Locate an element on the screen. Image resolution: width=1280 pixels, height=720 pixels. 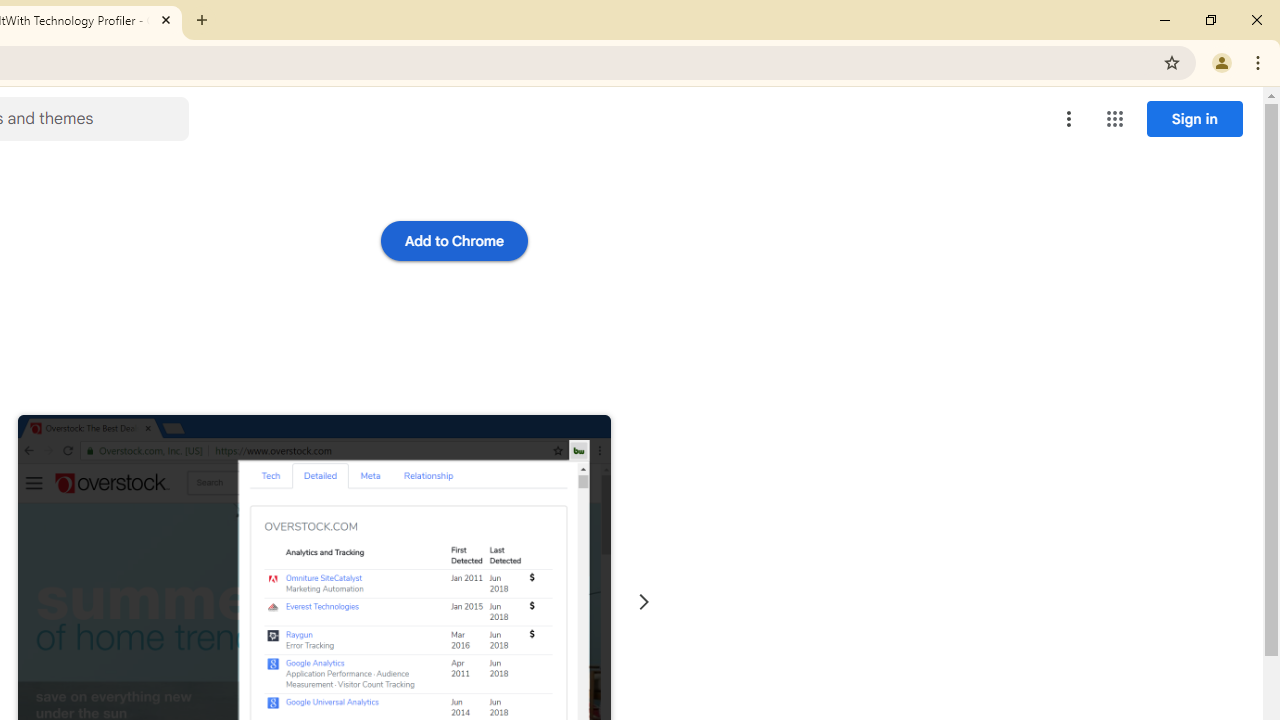
'Next slide' is located at coordinates (643, 601).